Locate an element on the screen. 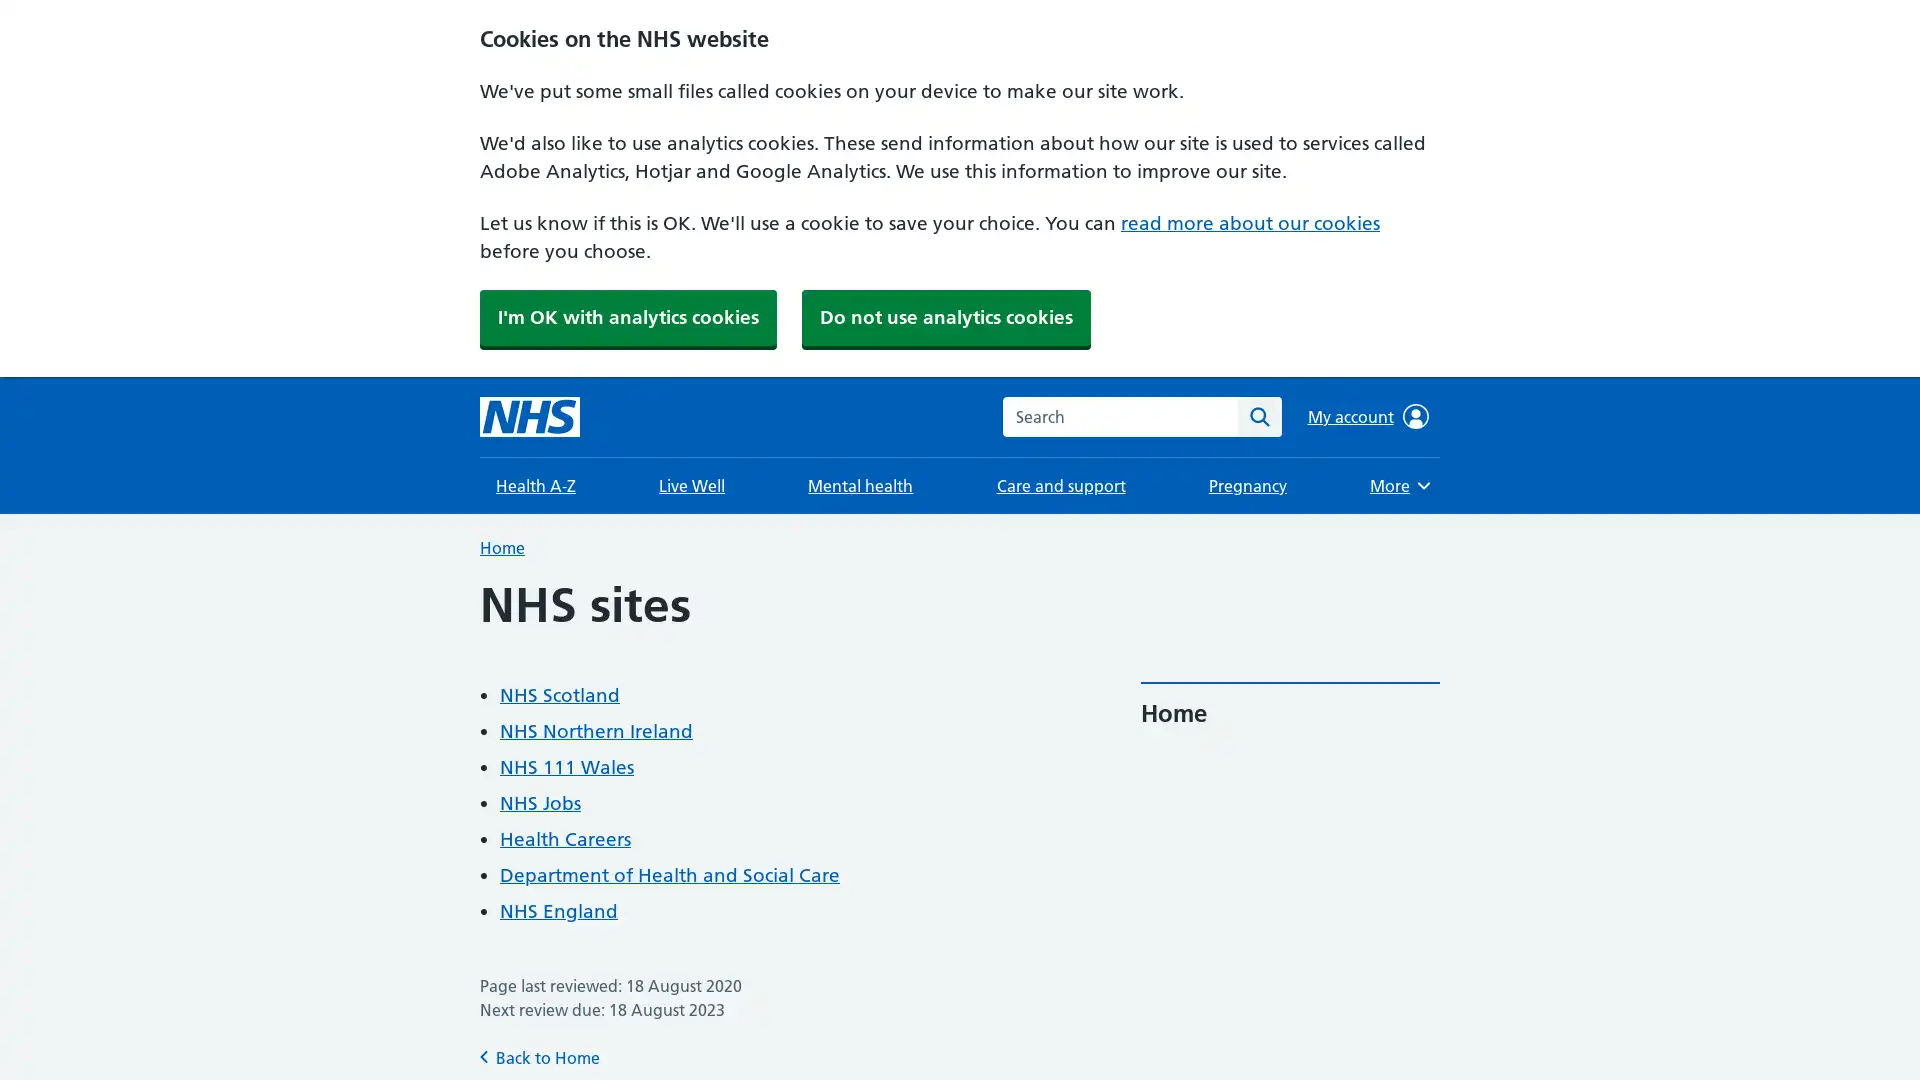  I'm OK with analytics cookies is located at coordinates (627, 316).